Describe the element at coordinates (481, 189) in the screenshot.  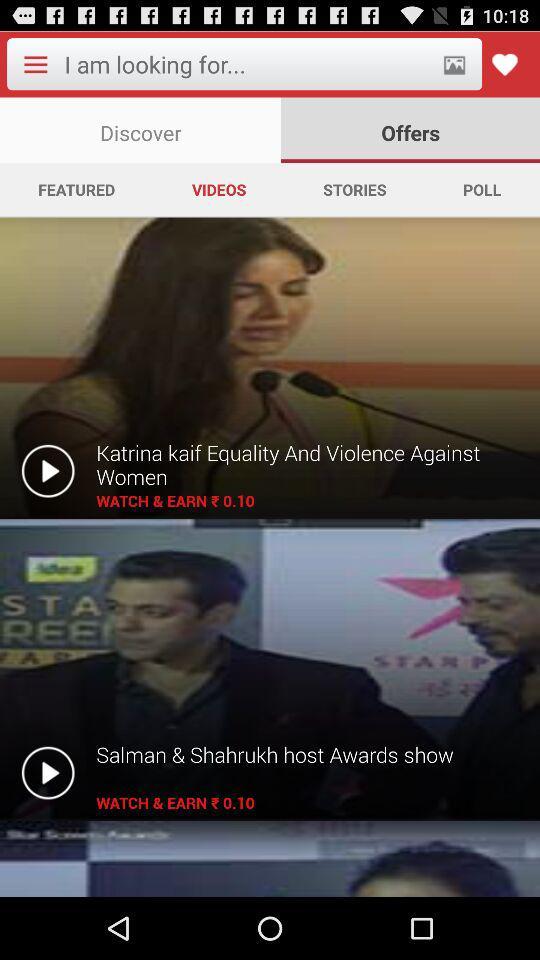
I see `icon next to the stories item` at that location.